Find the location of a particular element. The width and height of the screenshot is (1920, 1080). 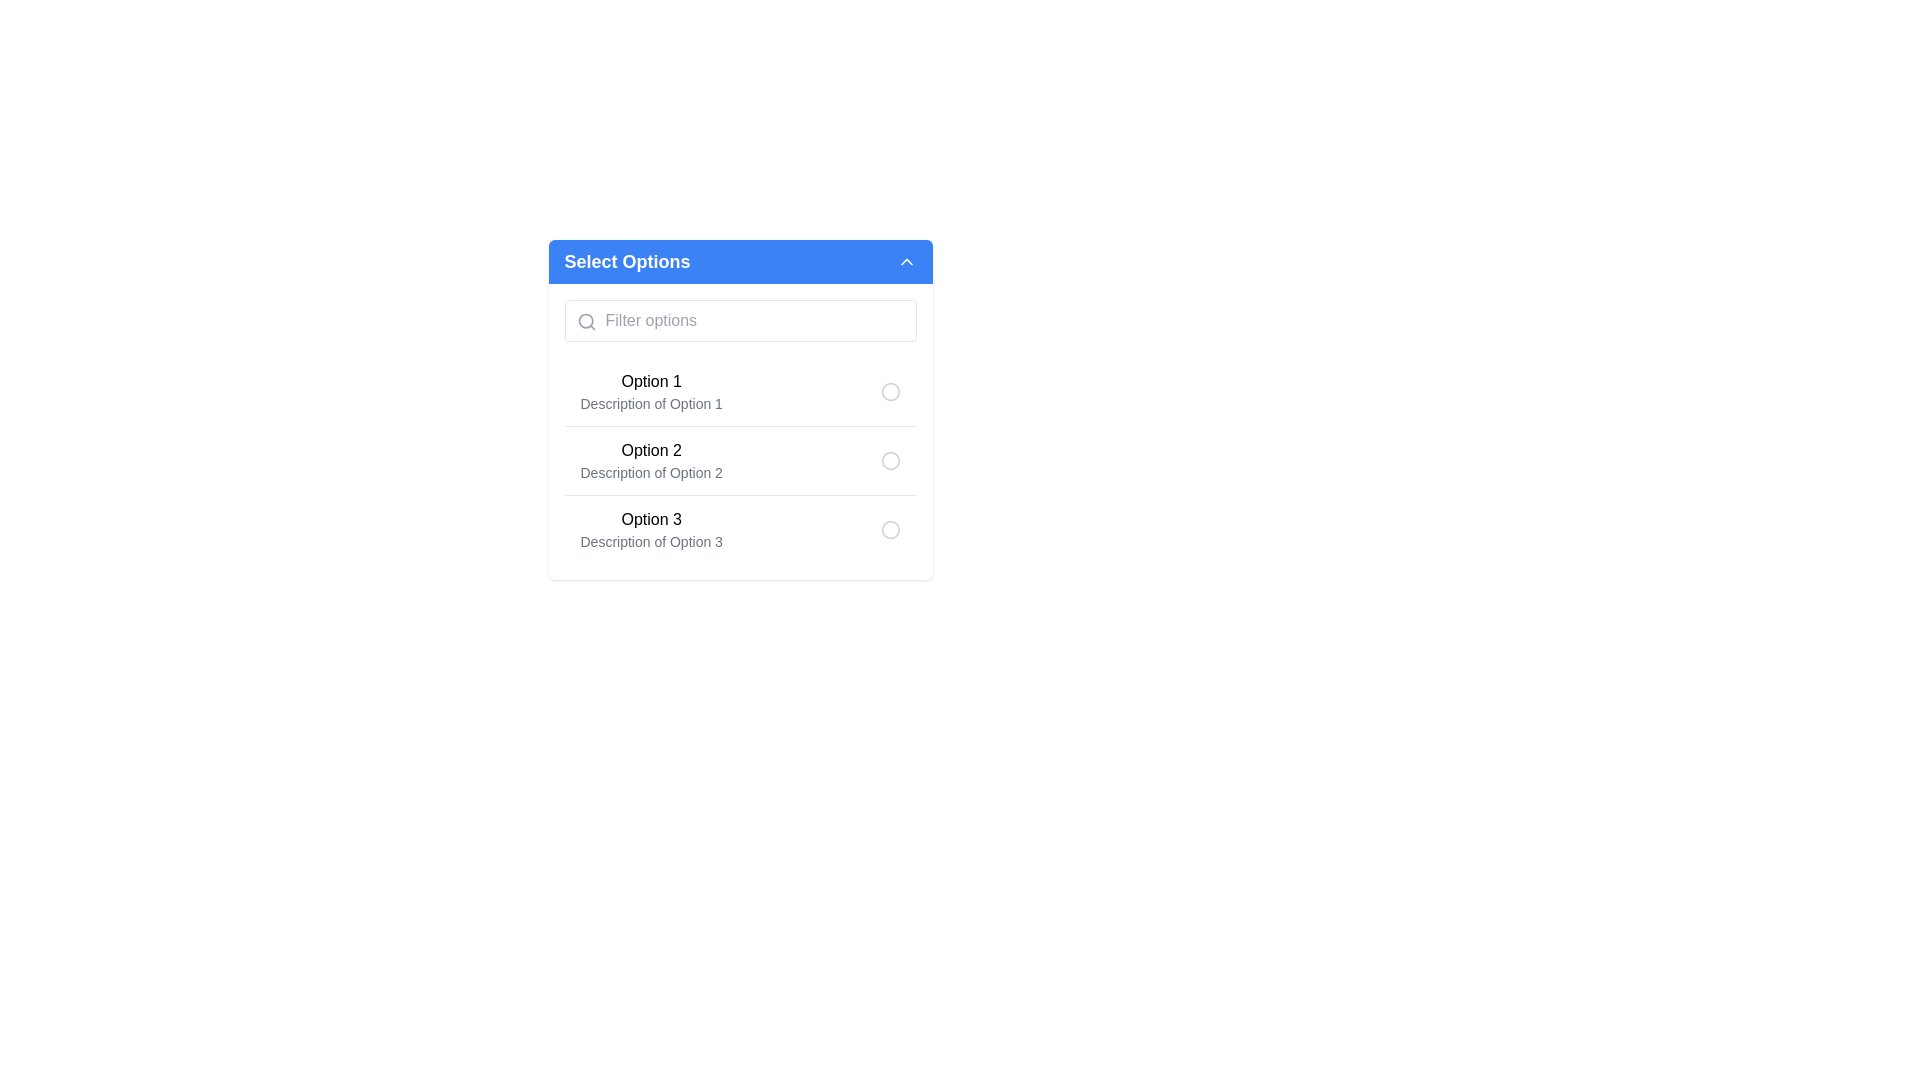

the second item in the vertically organized list of selectable options labeled 'Option 2' is located at coordinates (739, 461).